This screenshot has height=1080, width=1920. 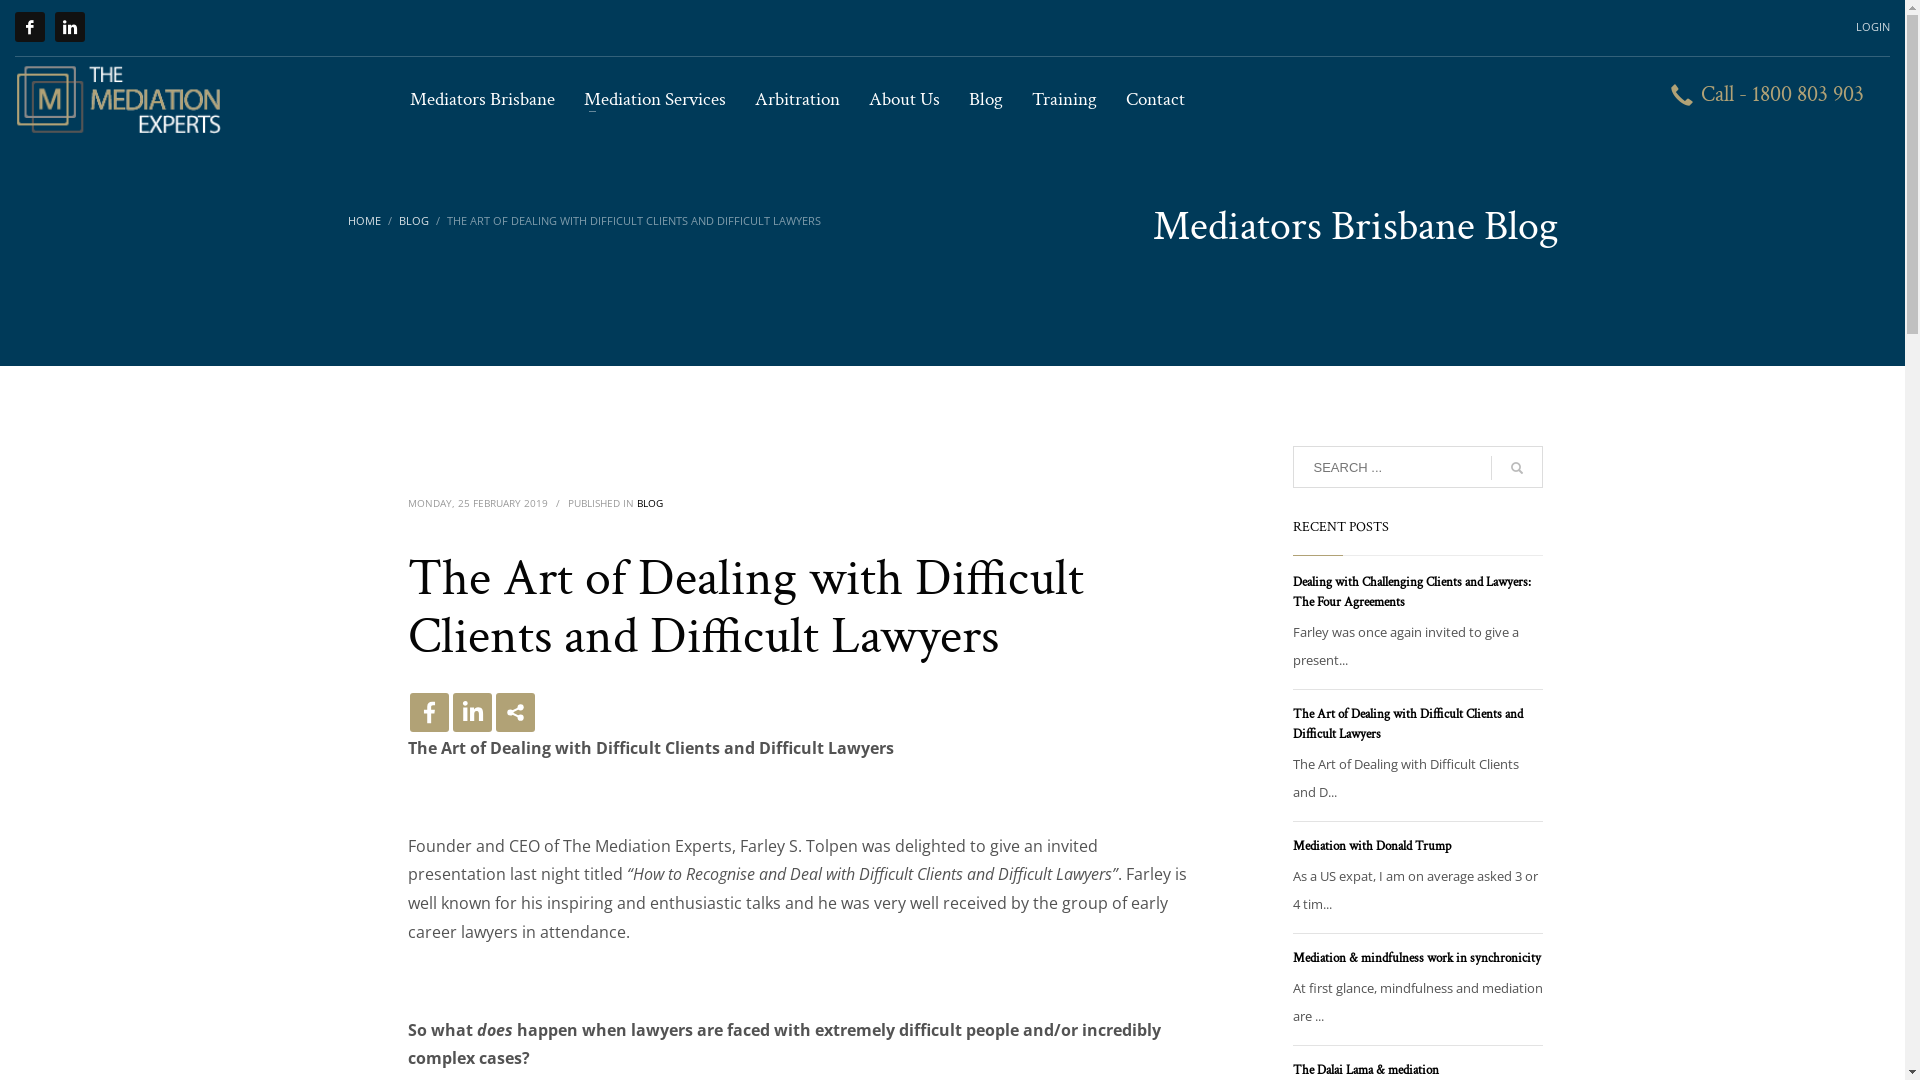 What do you see at coordinates (654, 100) in the screenshot?
I see `'Mediation Services'` at bounding box center [654, 100].